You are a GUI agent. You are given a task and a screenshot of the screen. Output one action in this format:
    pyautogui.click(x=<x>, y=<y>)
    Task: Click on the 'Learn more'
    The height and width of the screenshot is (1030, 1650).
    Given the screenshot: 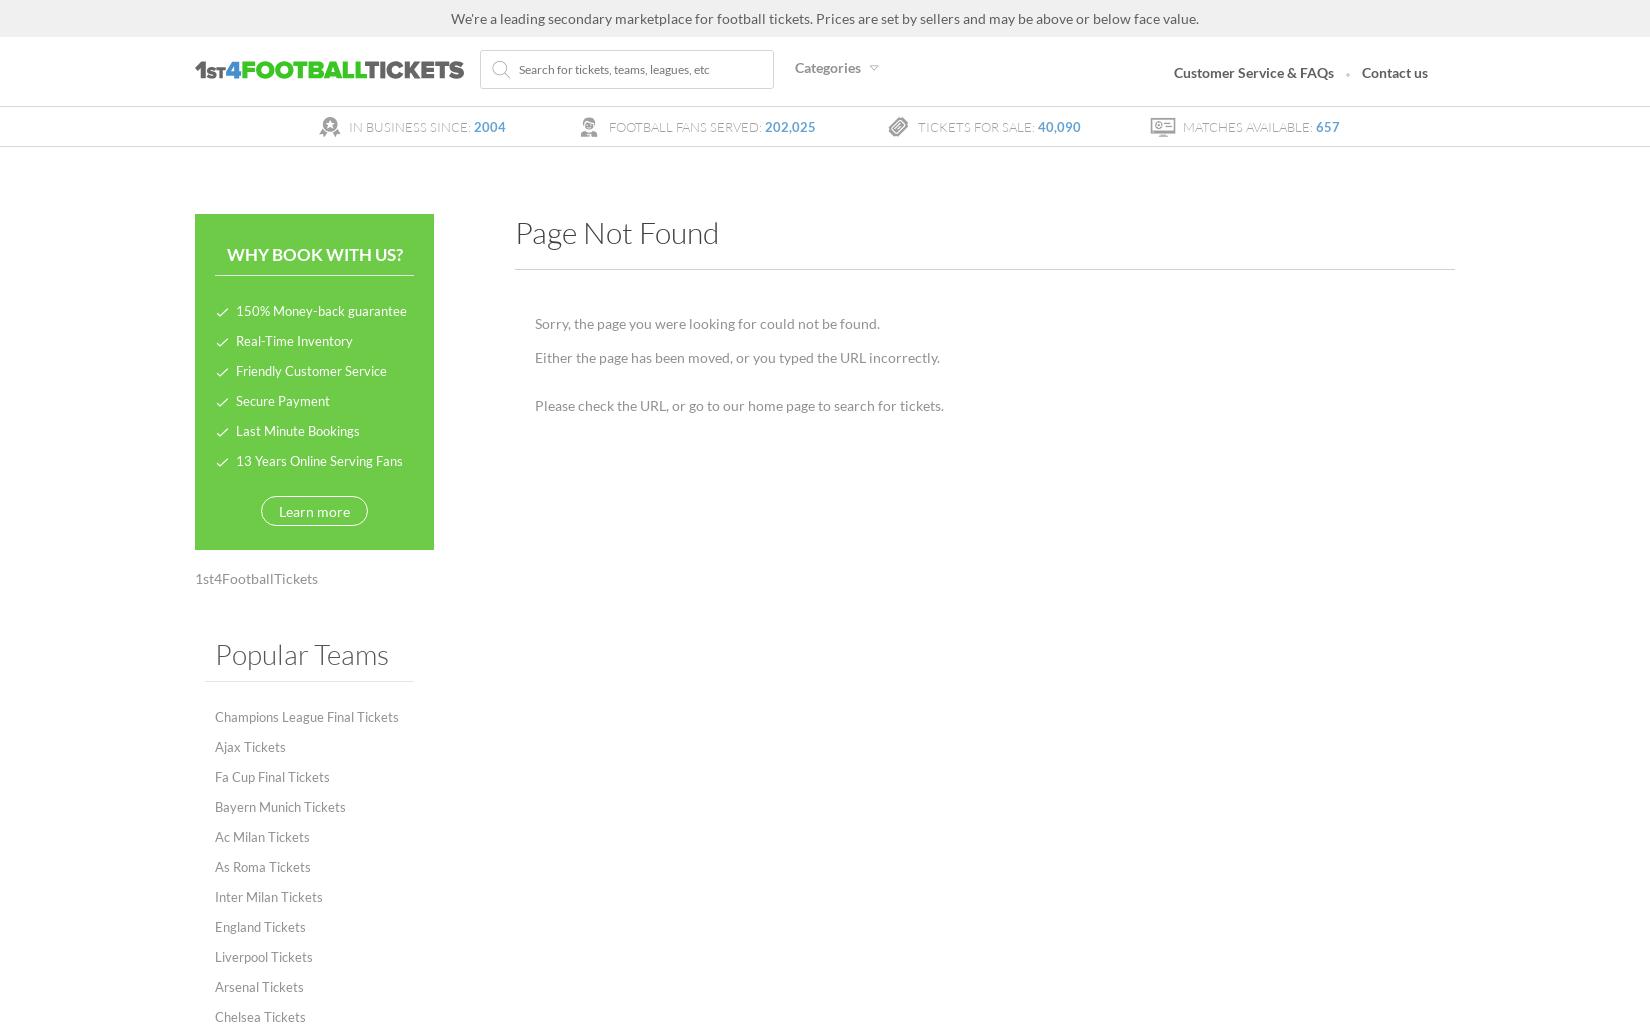 What is the action you would take?
    pyautogui.click(x=314, y=510)
    